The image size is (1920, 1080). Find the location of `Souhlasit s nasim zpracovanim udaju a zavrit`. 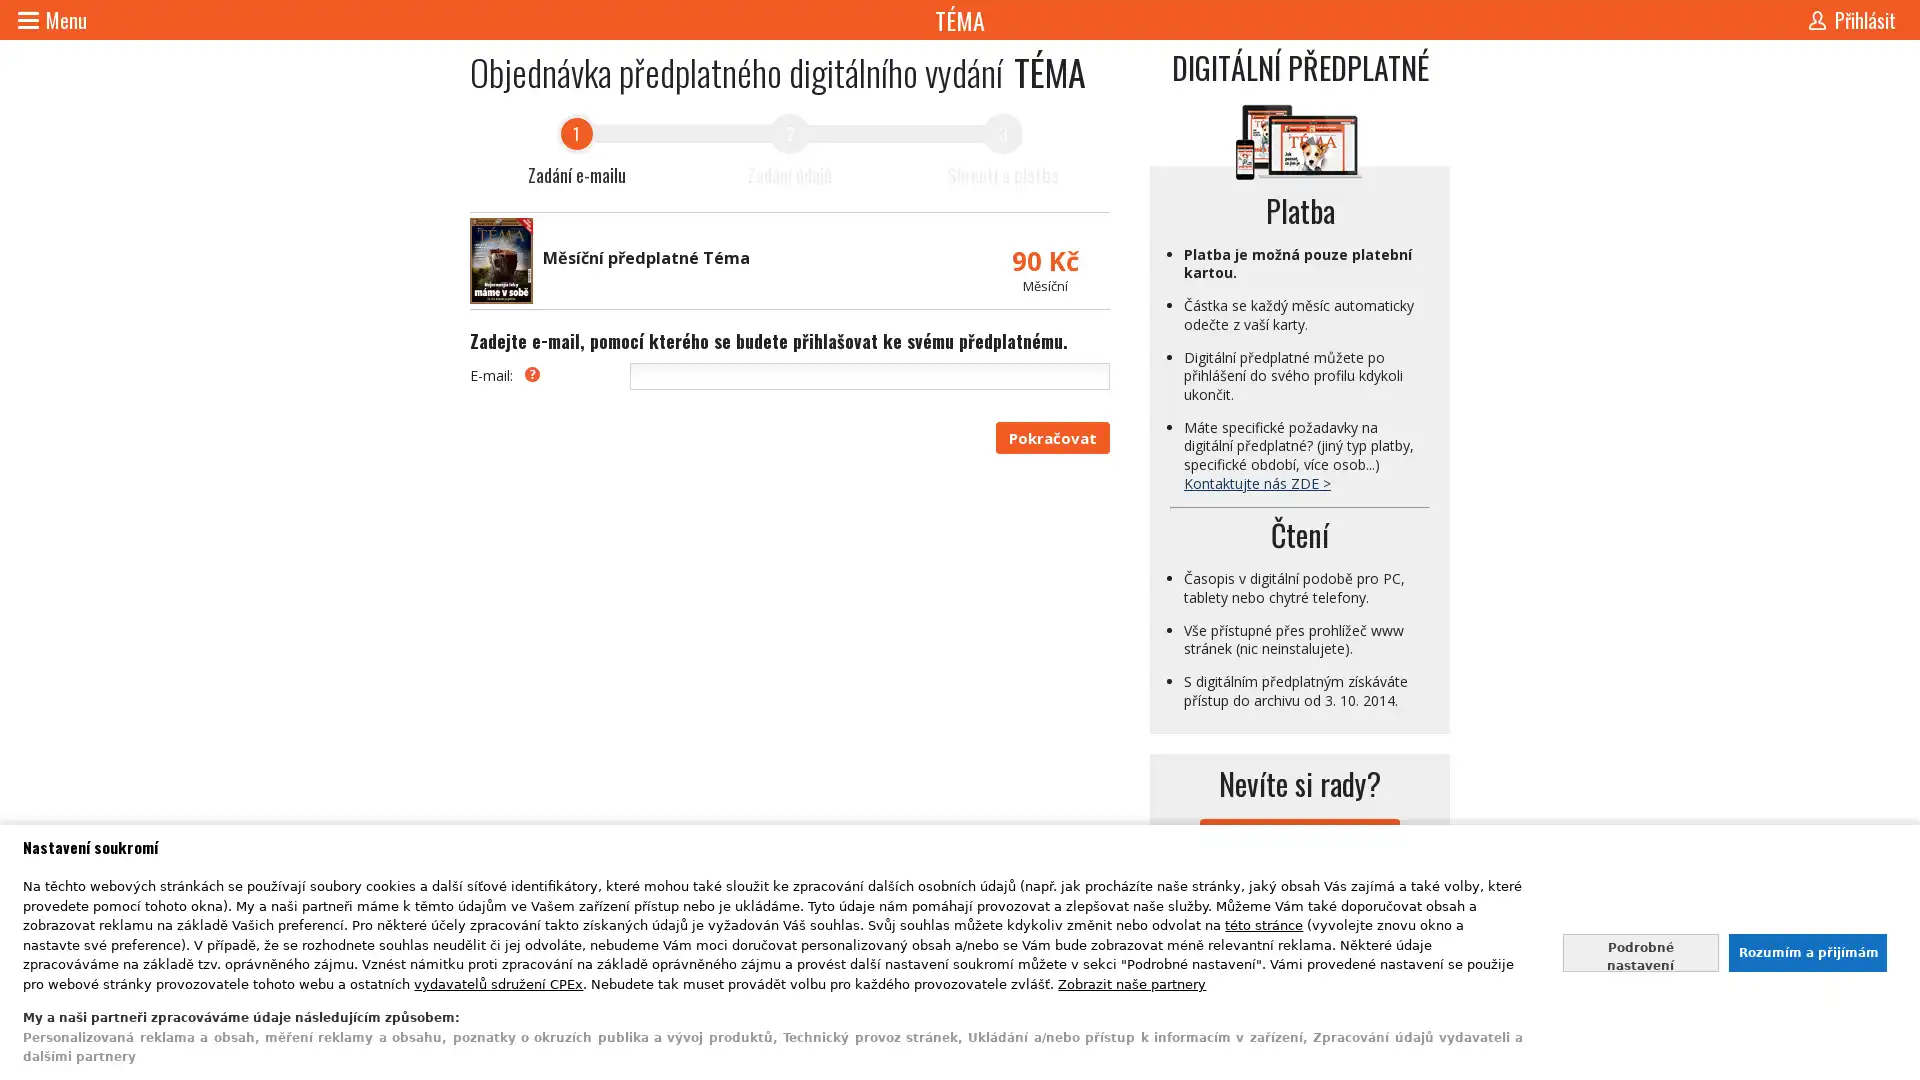

Souhlasit s nasim zpracovanim udaju a zavrit is located at coordinates (1806, 951).